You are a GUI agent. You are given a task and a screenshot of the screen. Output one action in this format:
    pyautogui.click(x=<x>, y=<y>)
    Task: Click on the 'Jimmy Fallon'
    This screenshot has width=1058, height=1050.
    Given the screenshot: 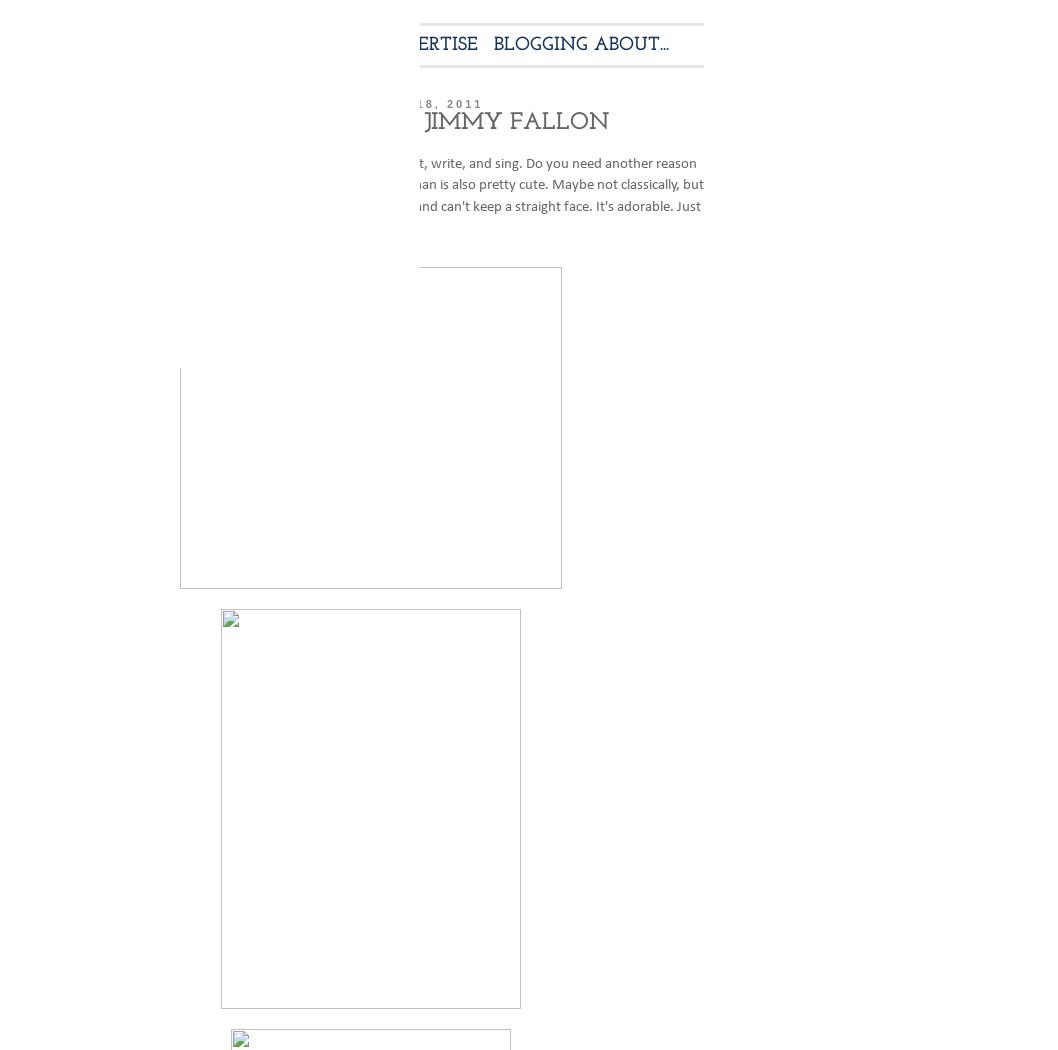 What is the action you would take?
    pyautogui.click(x=75, y=162)
    